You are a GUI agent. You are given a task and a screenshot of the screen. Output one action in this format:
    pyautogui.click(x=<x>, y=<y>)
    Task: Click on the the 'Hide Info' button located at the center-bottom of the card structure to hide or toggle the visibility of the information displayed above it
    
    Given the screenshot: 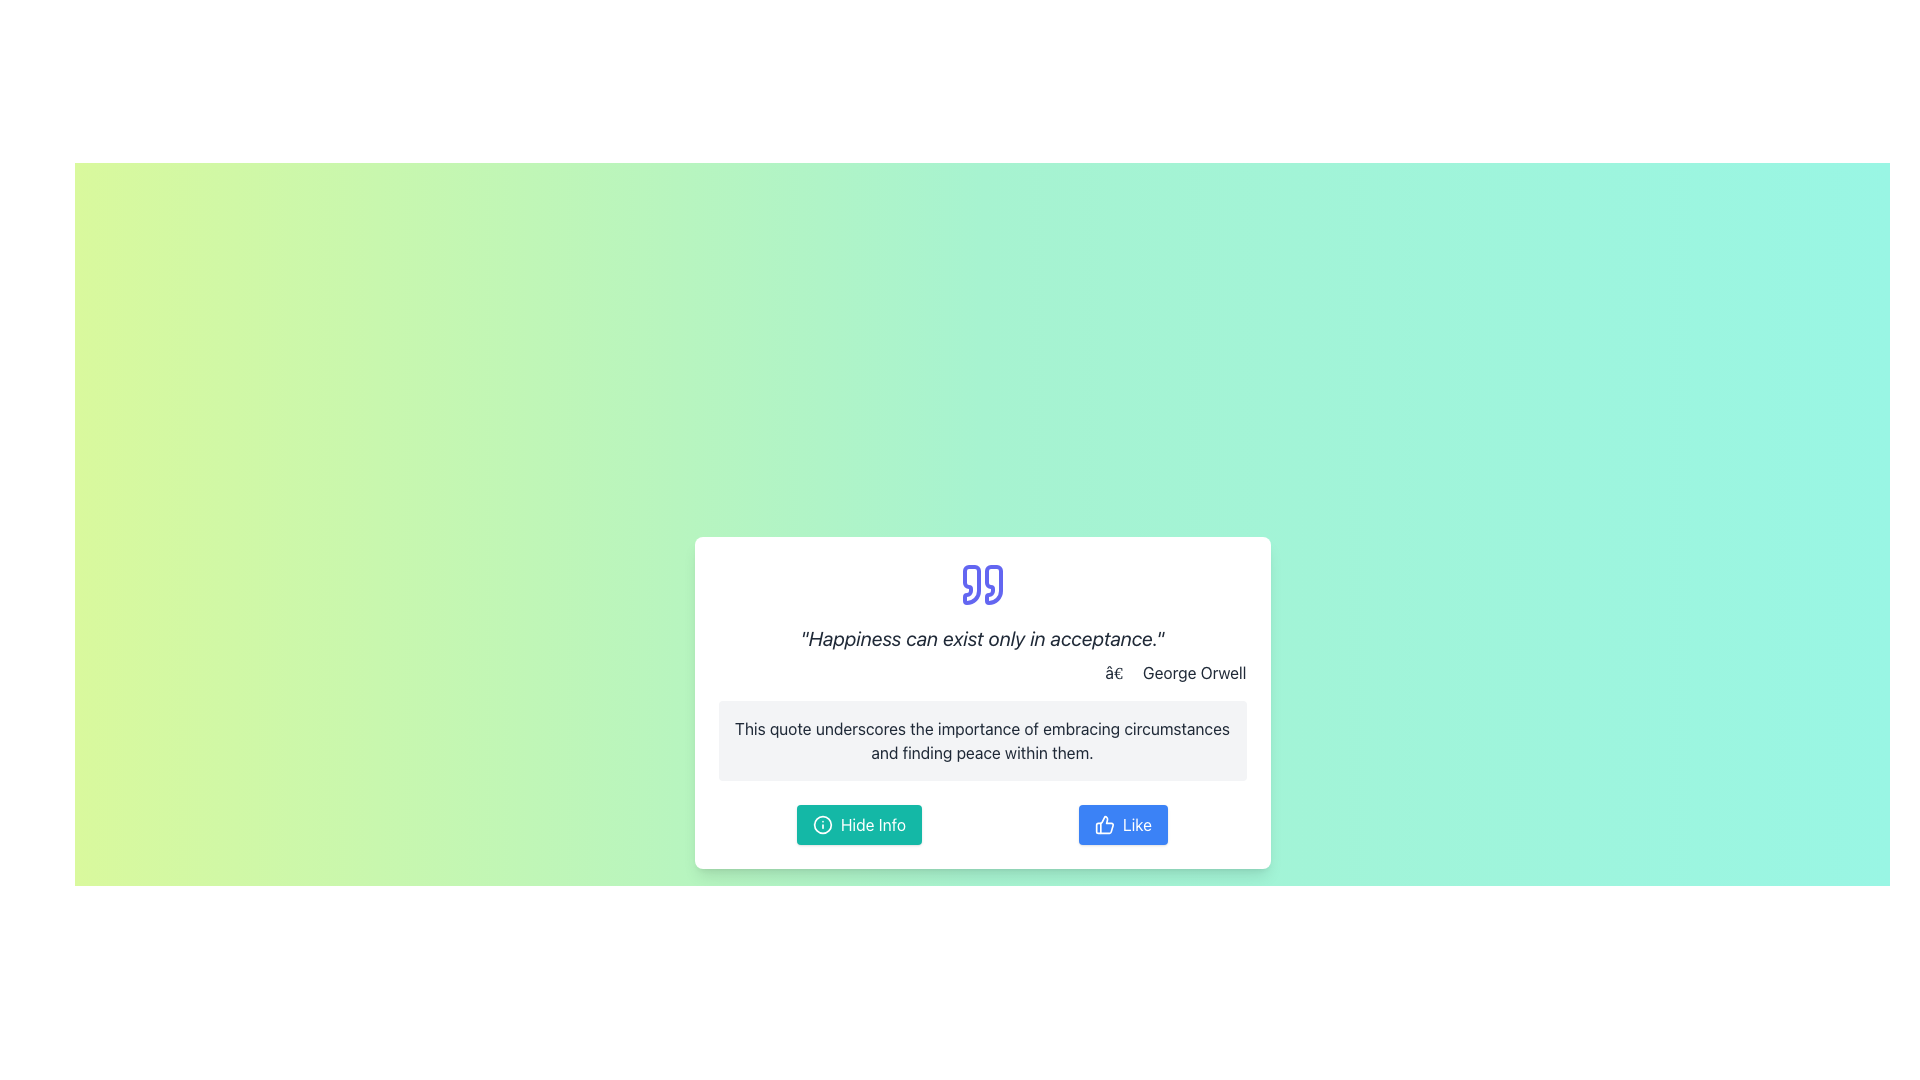 What is the action you would take?
    pyautogui.click(x=859, y=825)
    